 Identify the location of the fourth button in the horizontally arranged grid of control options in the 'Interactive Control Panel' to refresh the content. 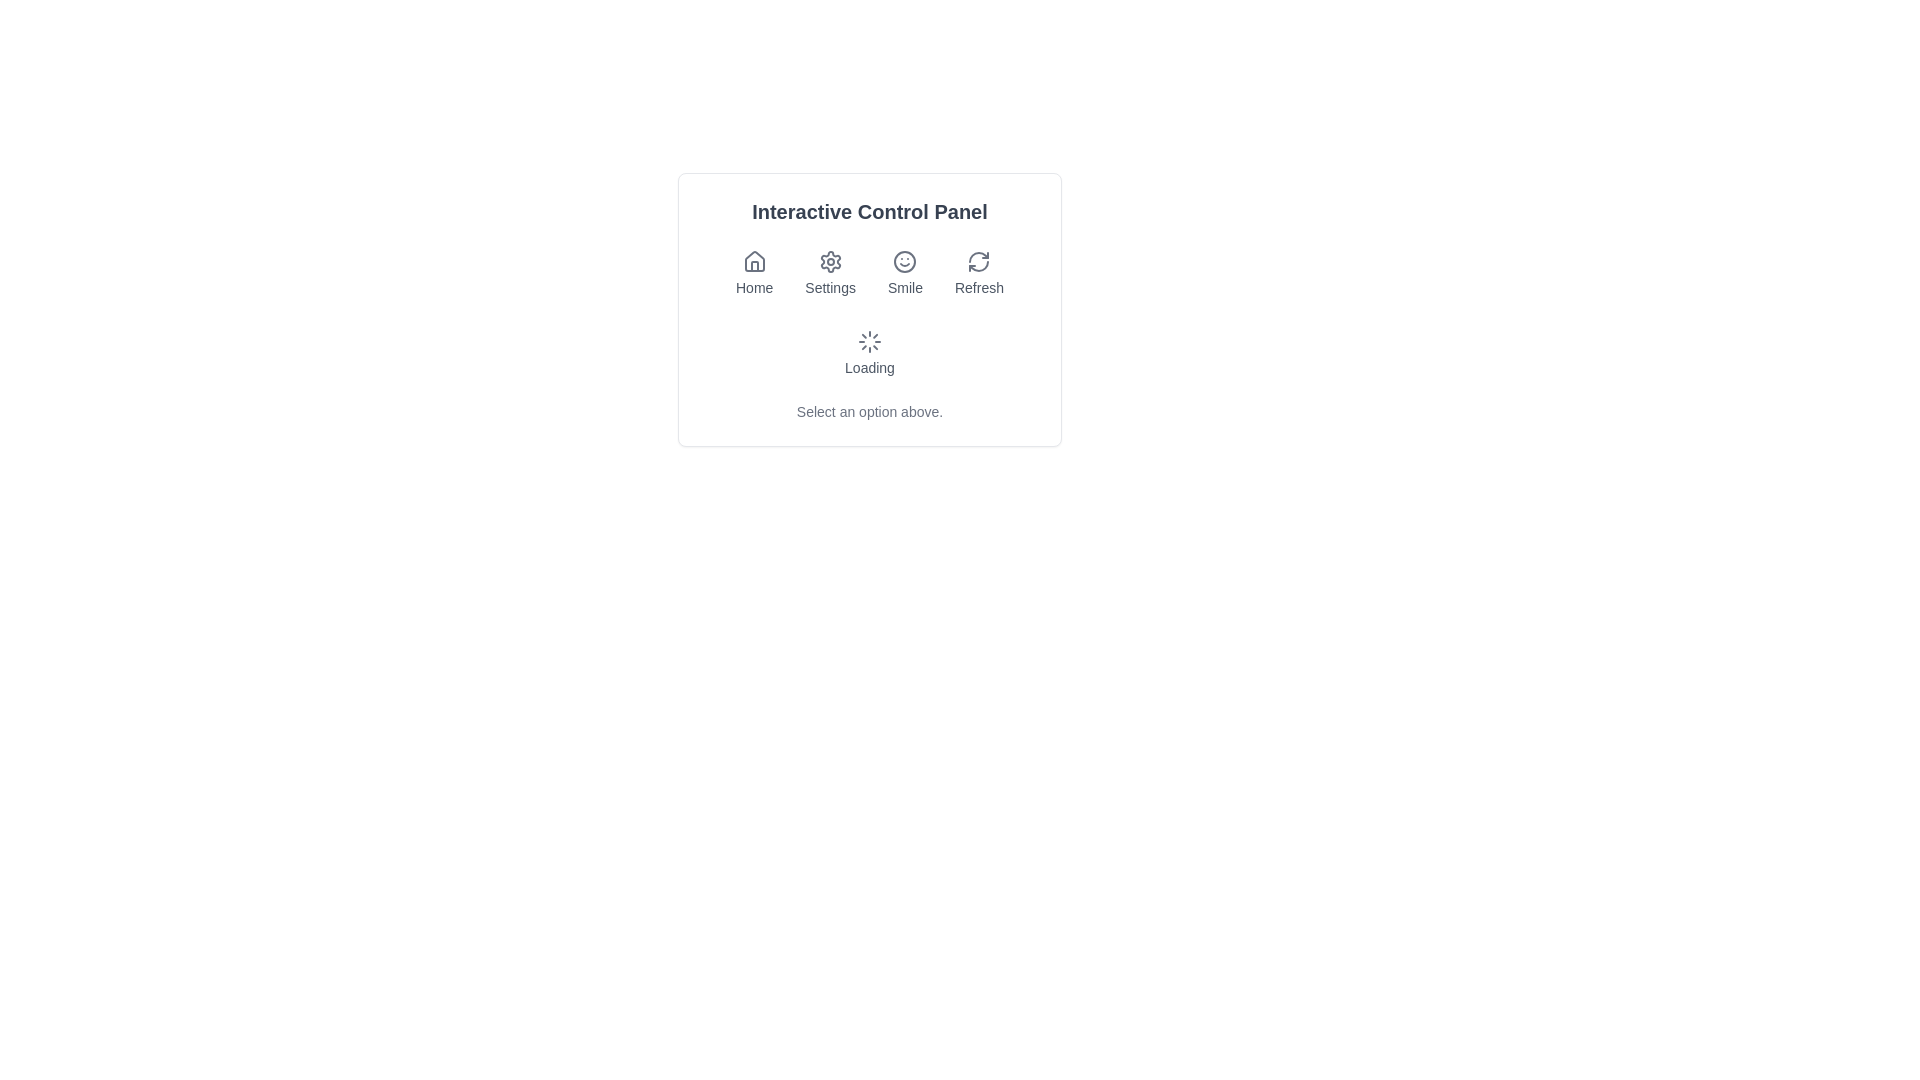
(979, 273).